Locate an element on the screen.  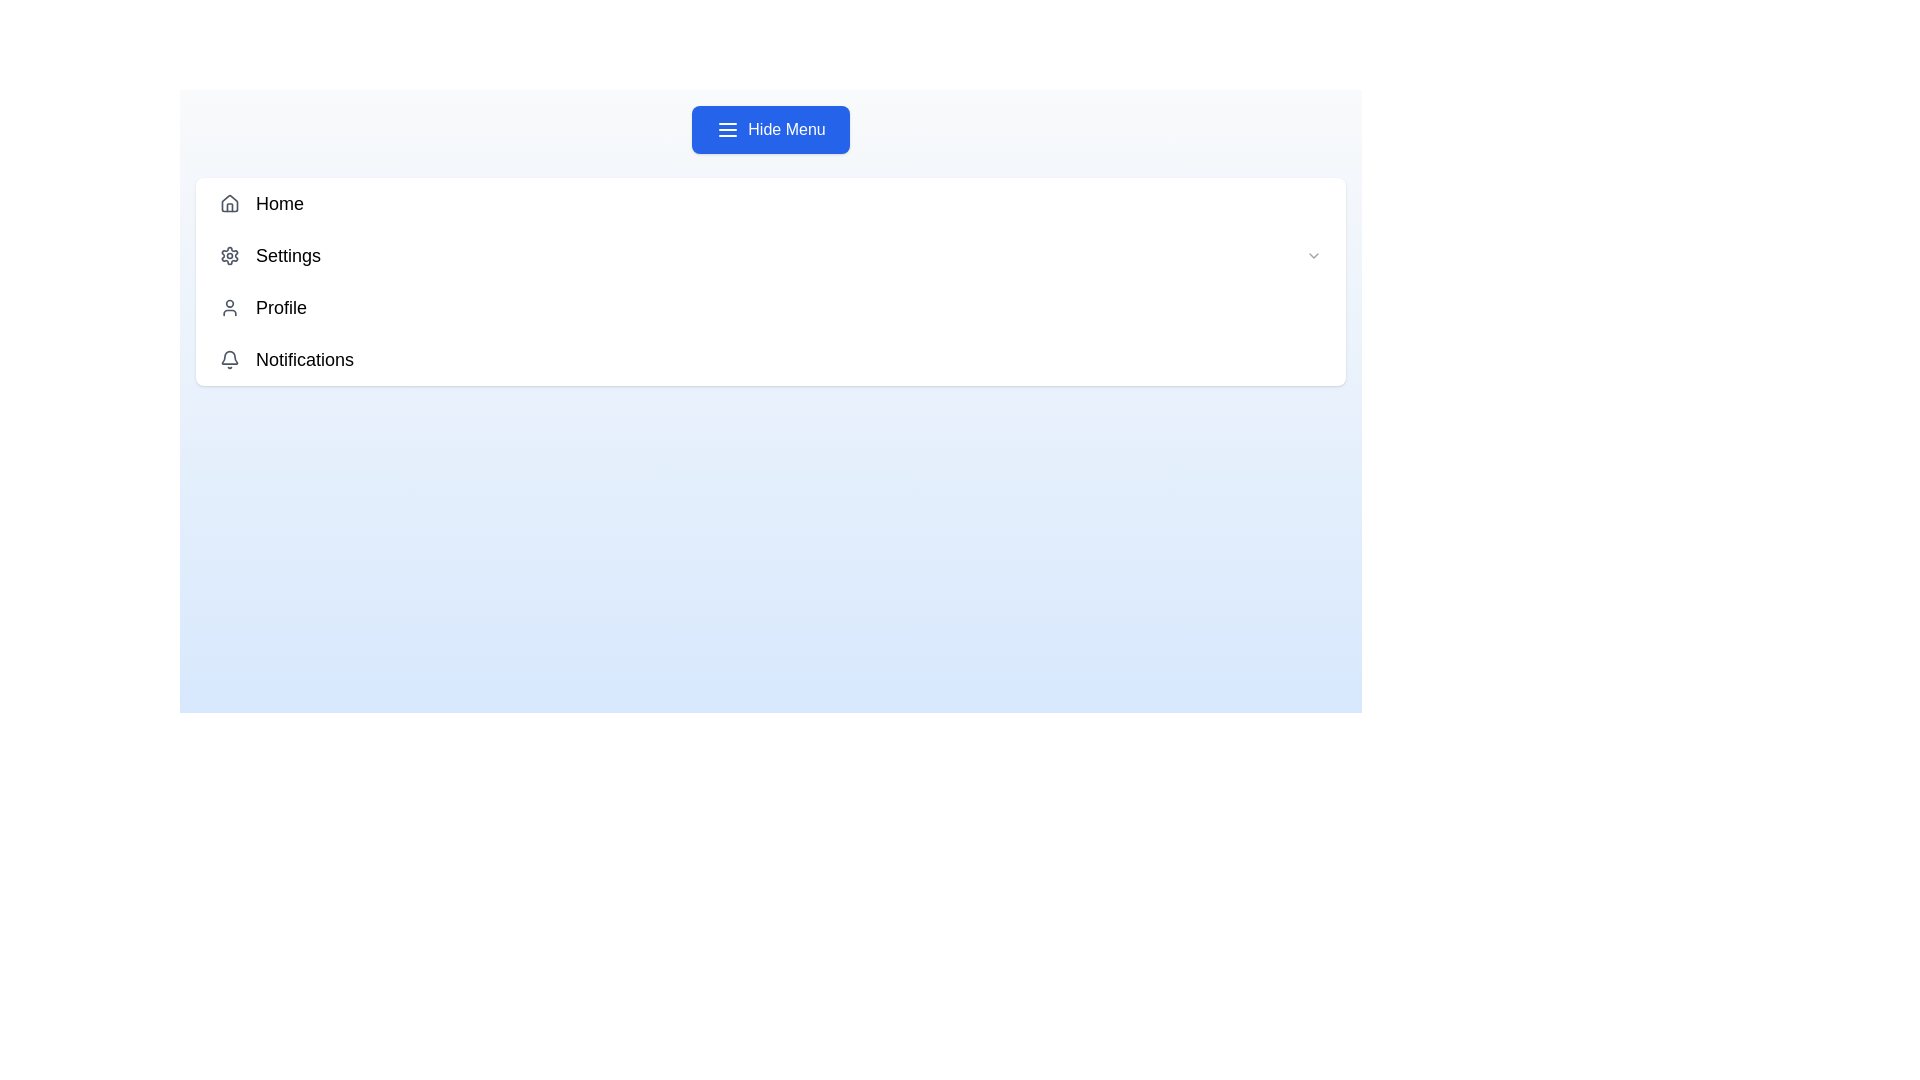
the 'Home' icon in the sidebar menu, which serves as a navigation link to the homepage or main dashboard is located at coordinates (230, 204).